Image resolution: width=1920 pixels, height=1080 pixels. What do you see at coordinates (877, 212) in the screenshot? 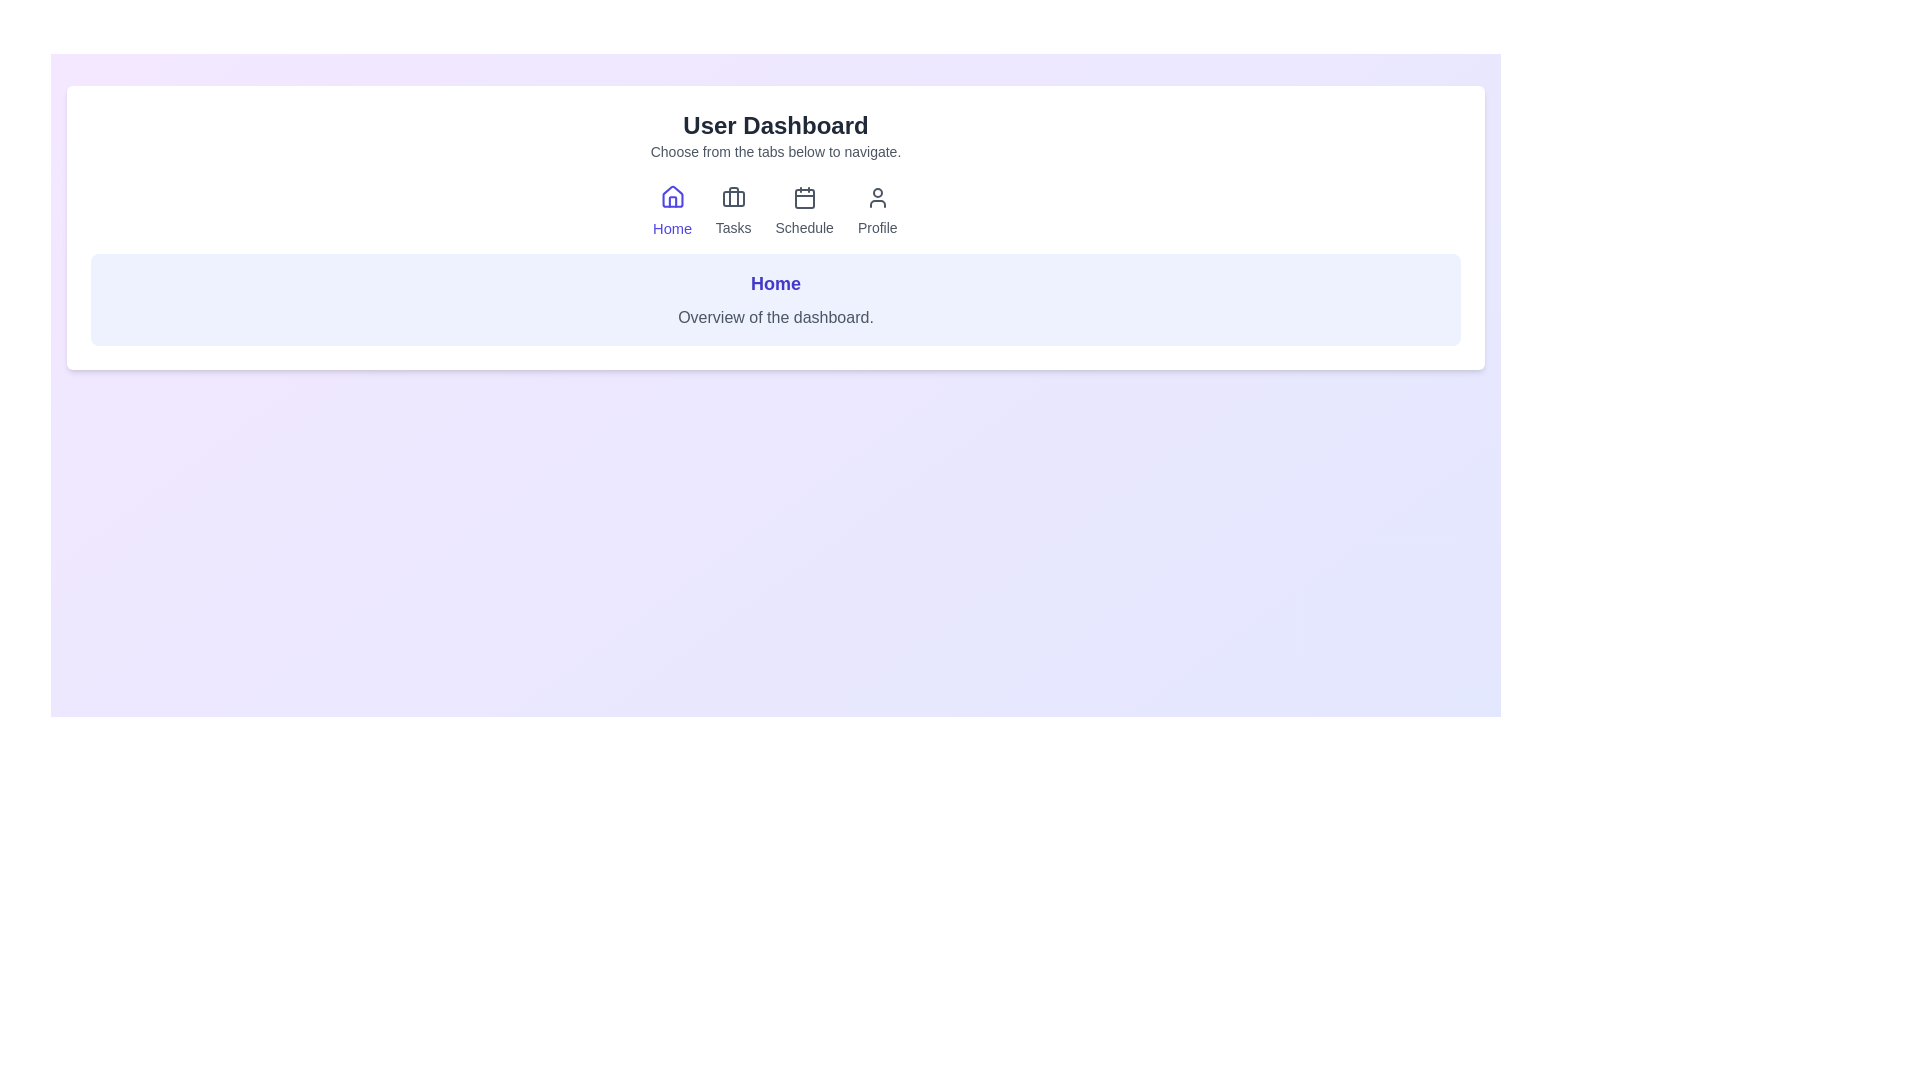
I see `the 'Profile' button, which features a user profile icon and is the fourth option in the navigation menu` at bounding box center [877, 212].